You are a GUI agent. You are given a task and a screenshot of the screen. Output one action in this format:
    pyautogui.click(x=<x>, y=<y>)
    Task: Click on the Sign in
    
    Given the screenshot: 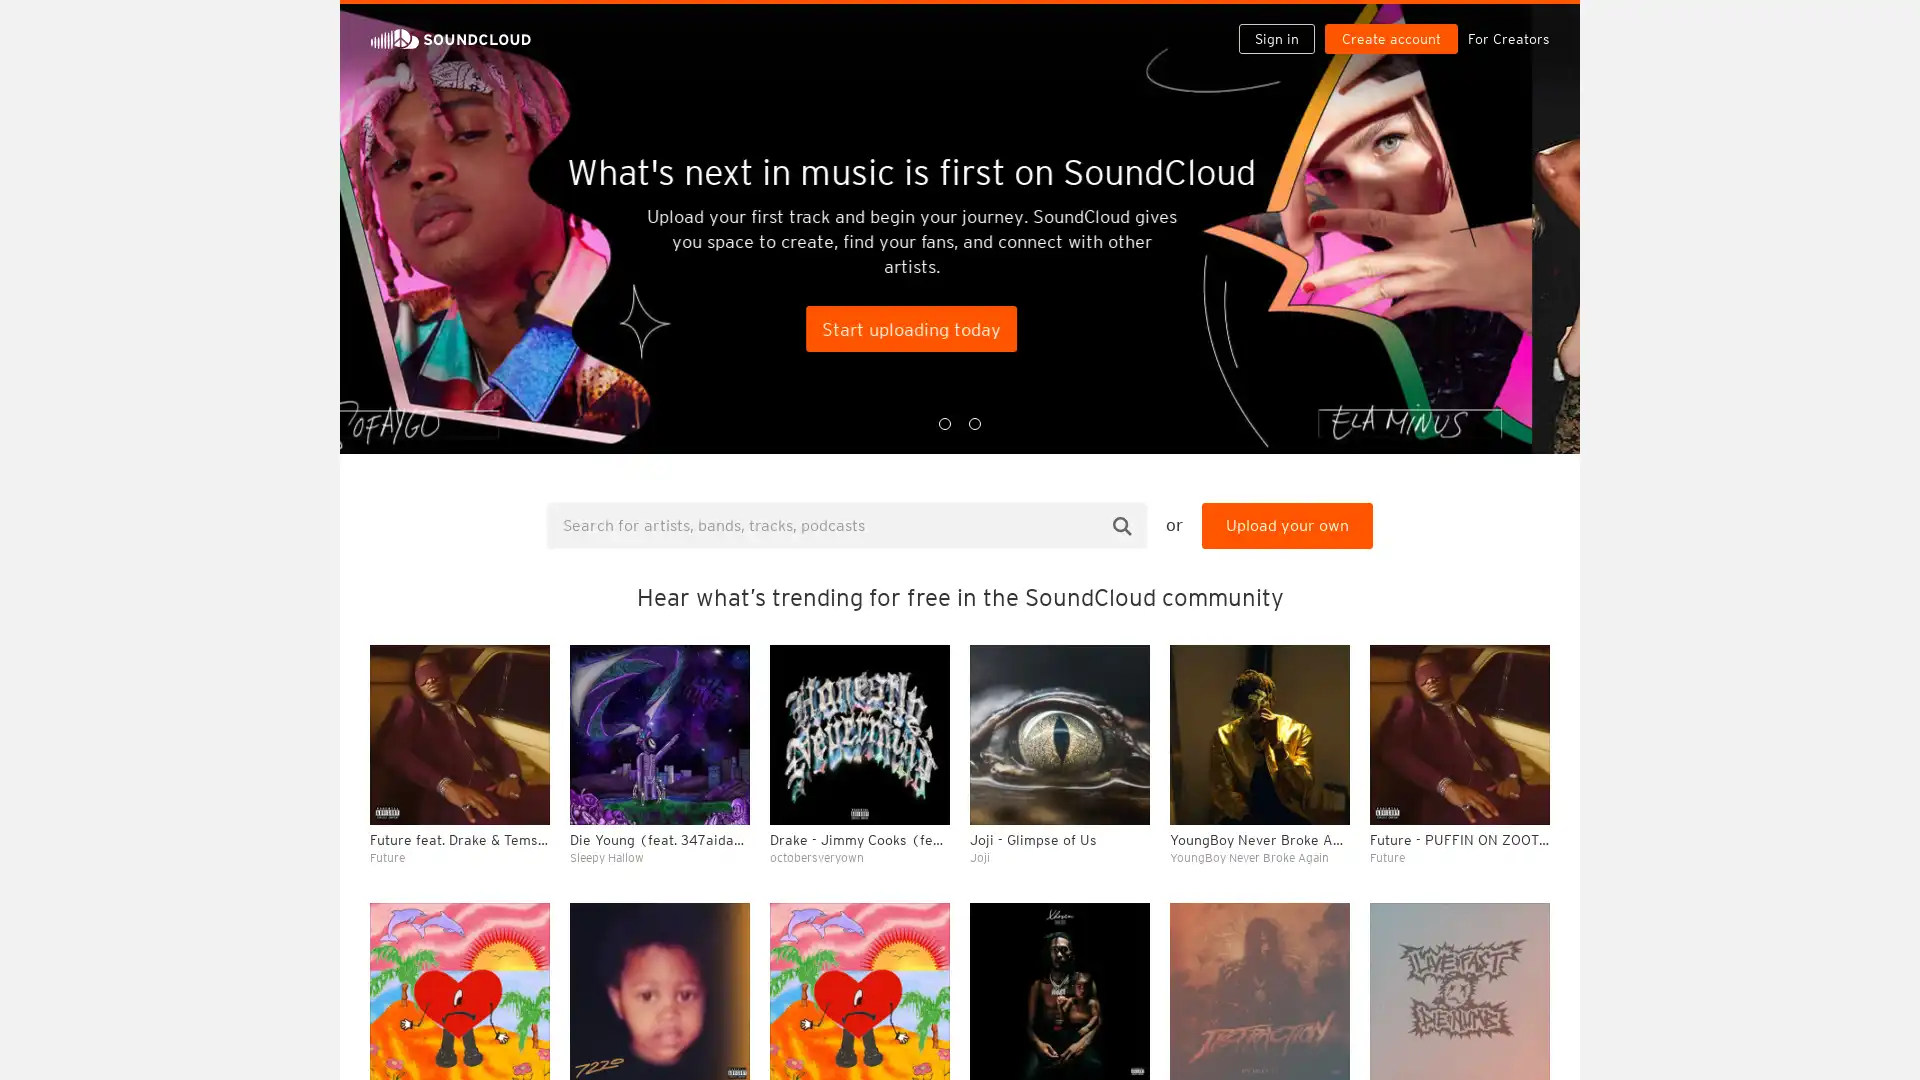 What is the action you would take?
    pyautogui.click(x=1275, y=38)
    